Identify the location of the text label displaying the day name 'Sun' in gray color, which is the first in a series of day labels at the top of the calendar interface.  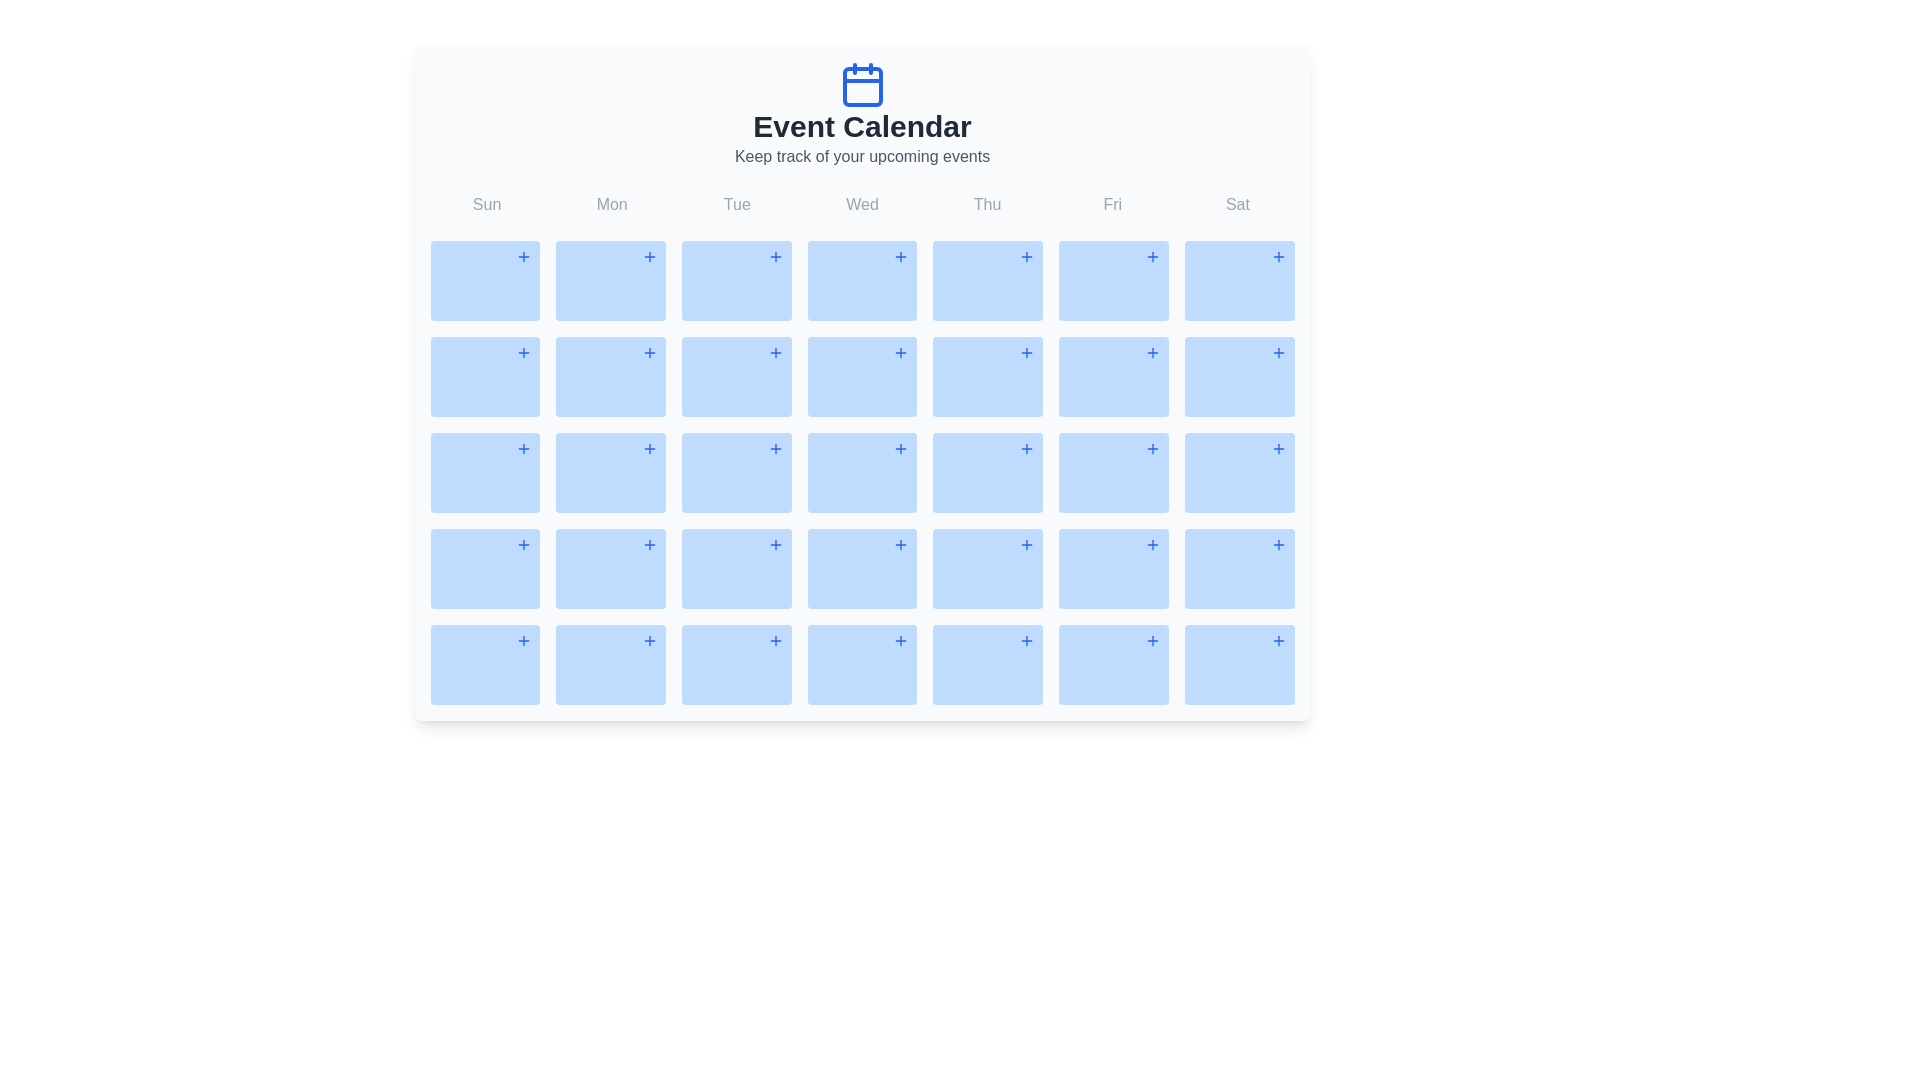
(487, 204).